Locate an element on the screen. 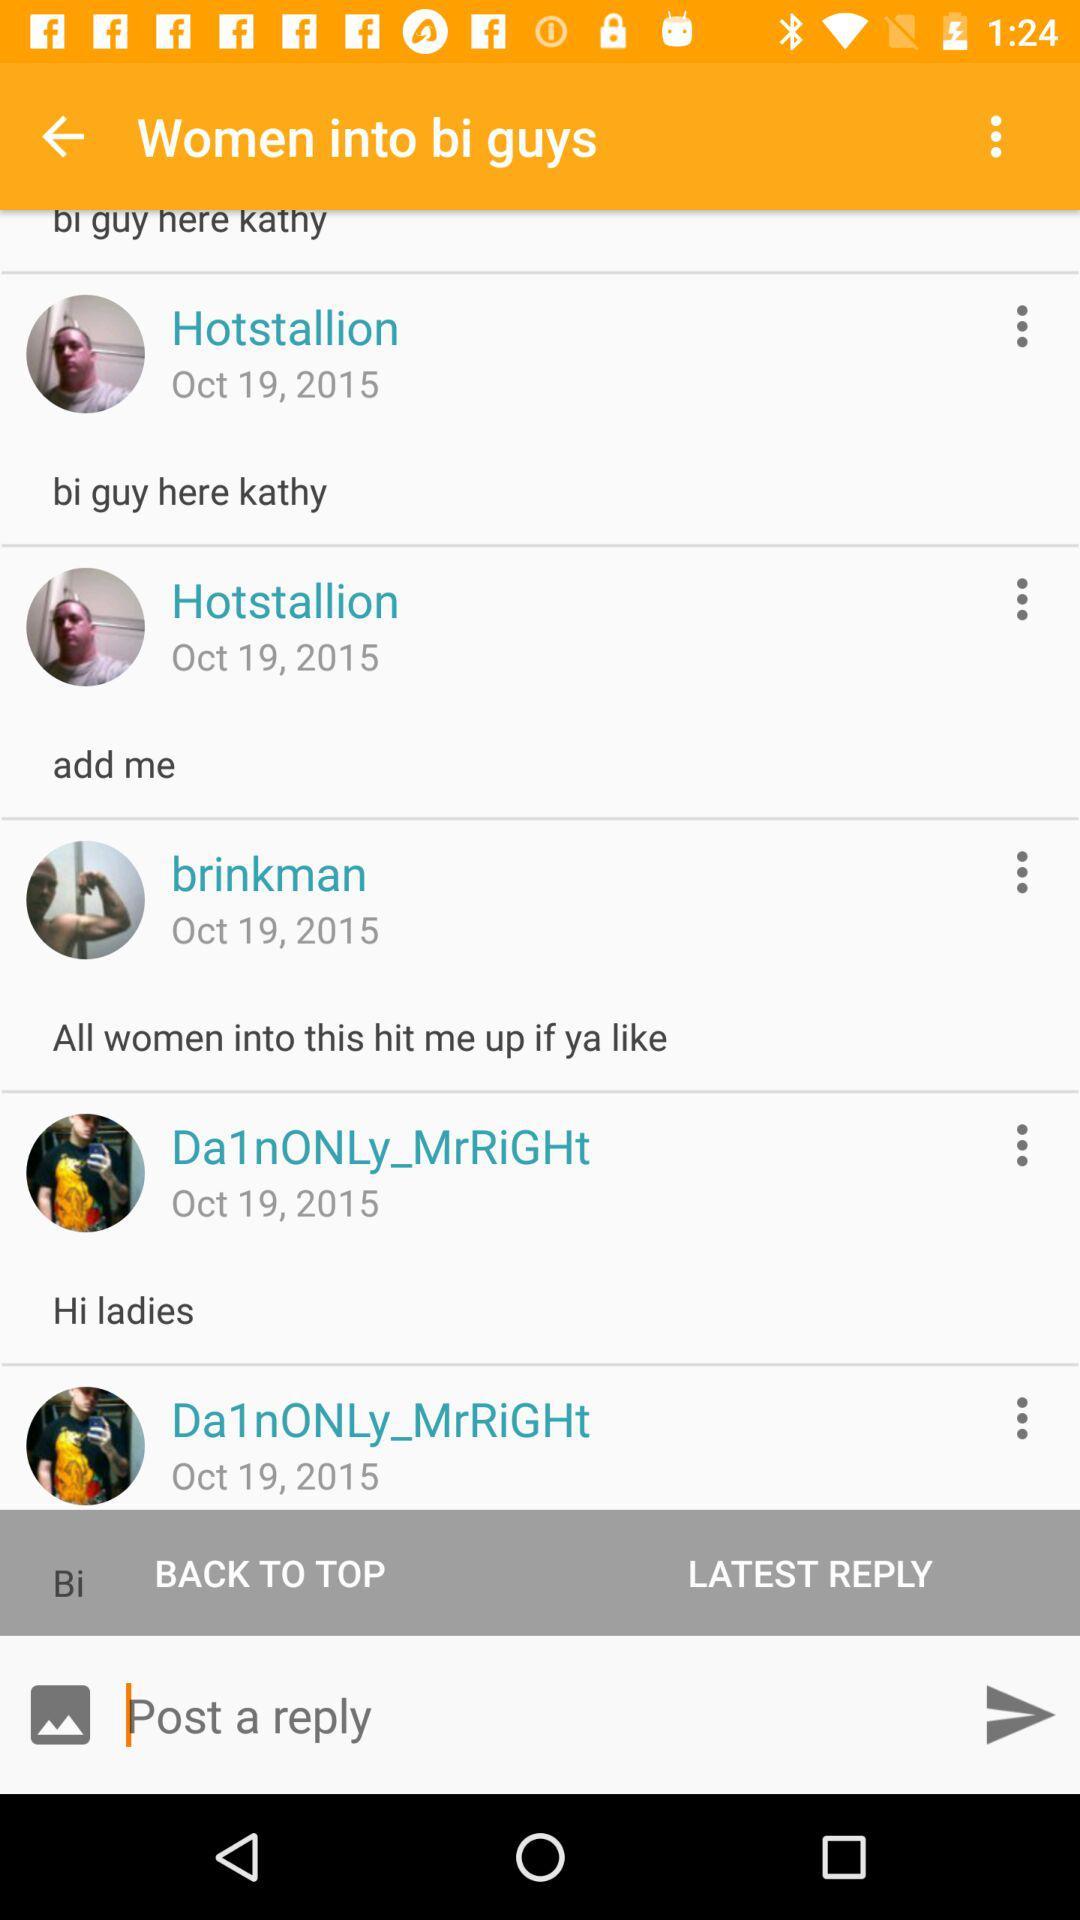 This screenshot has height=1920, width=1080. the icon above oct 19, 2015 is located at coordinates (268, 872).